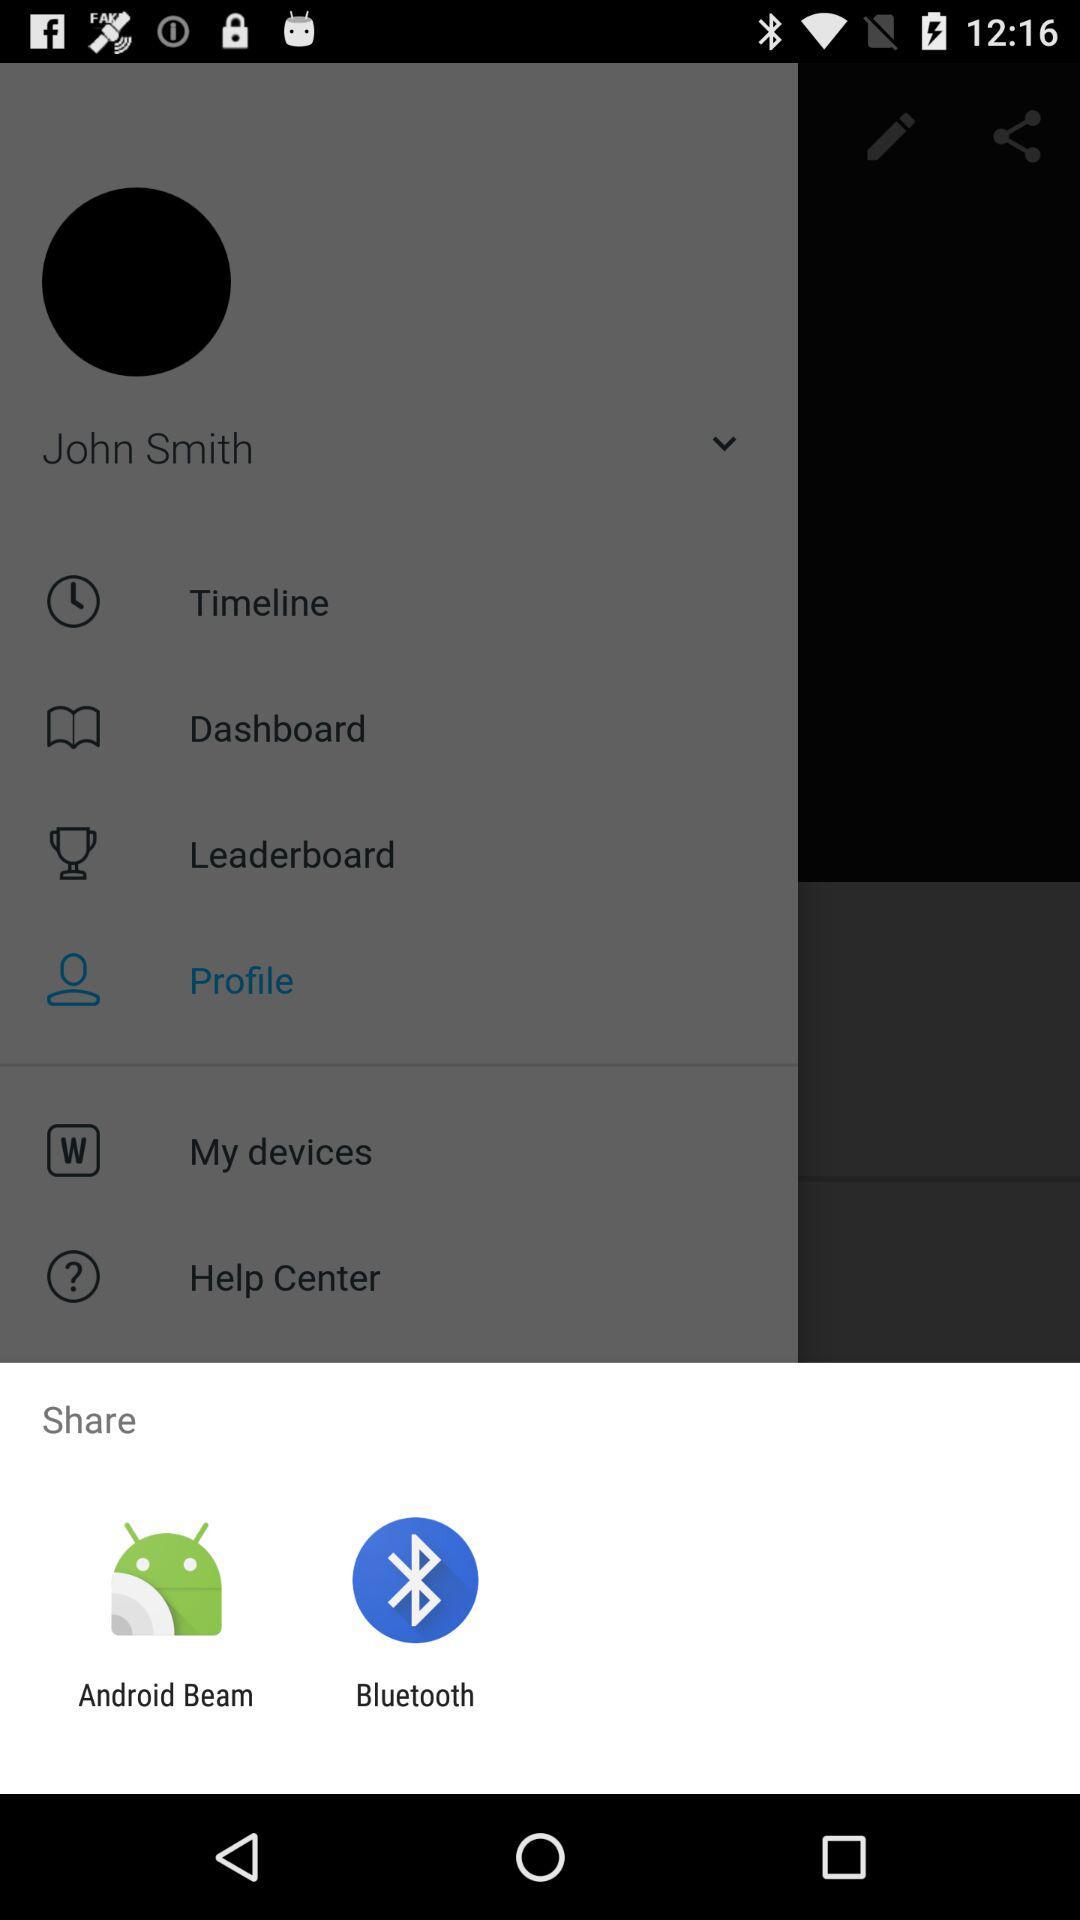 This screenshot has width=1080, height=1920. Describe the element at coordinates (414, 1711) in the screenshot. I see `bluetooth` at that location.